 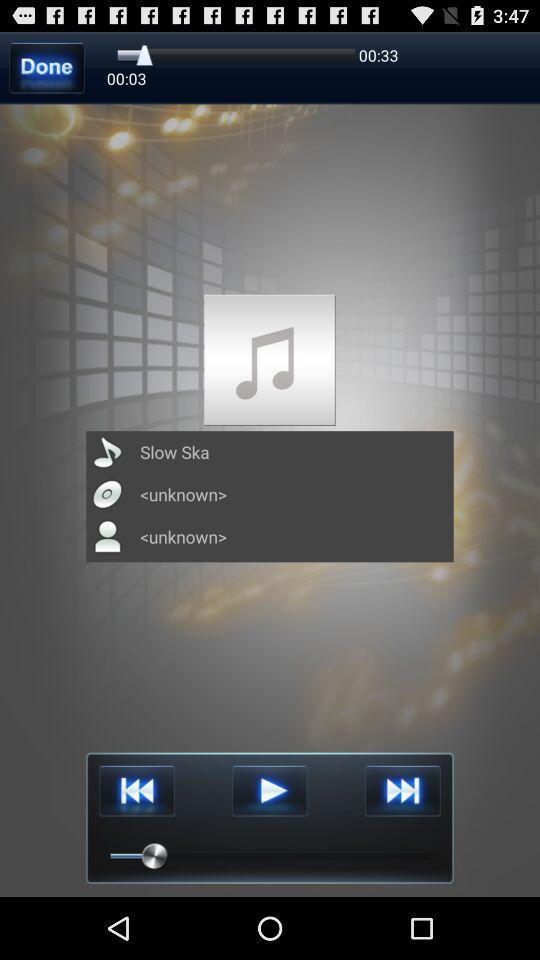 I want to click on next, so click(x=402, y=791).